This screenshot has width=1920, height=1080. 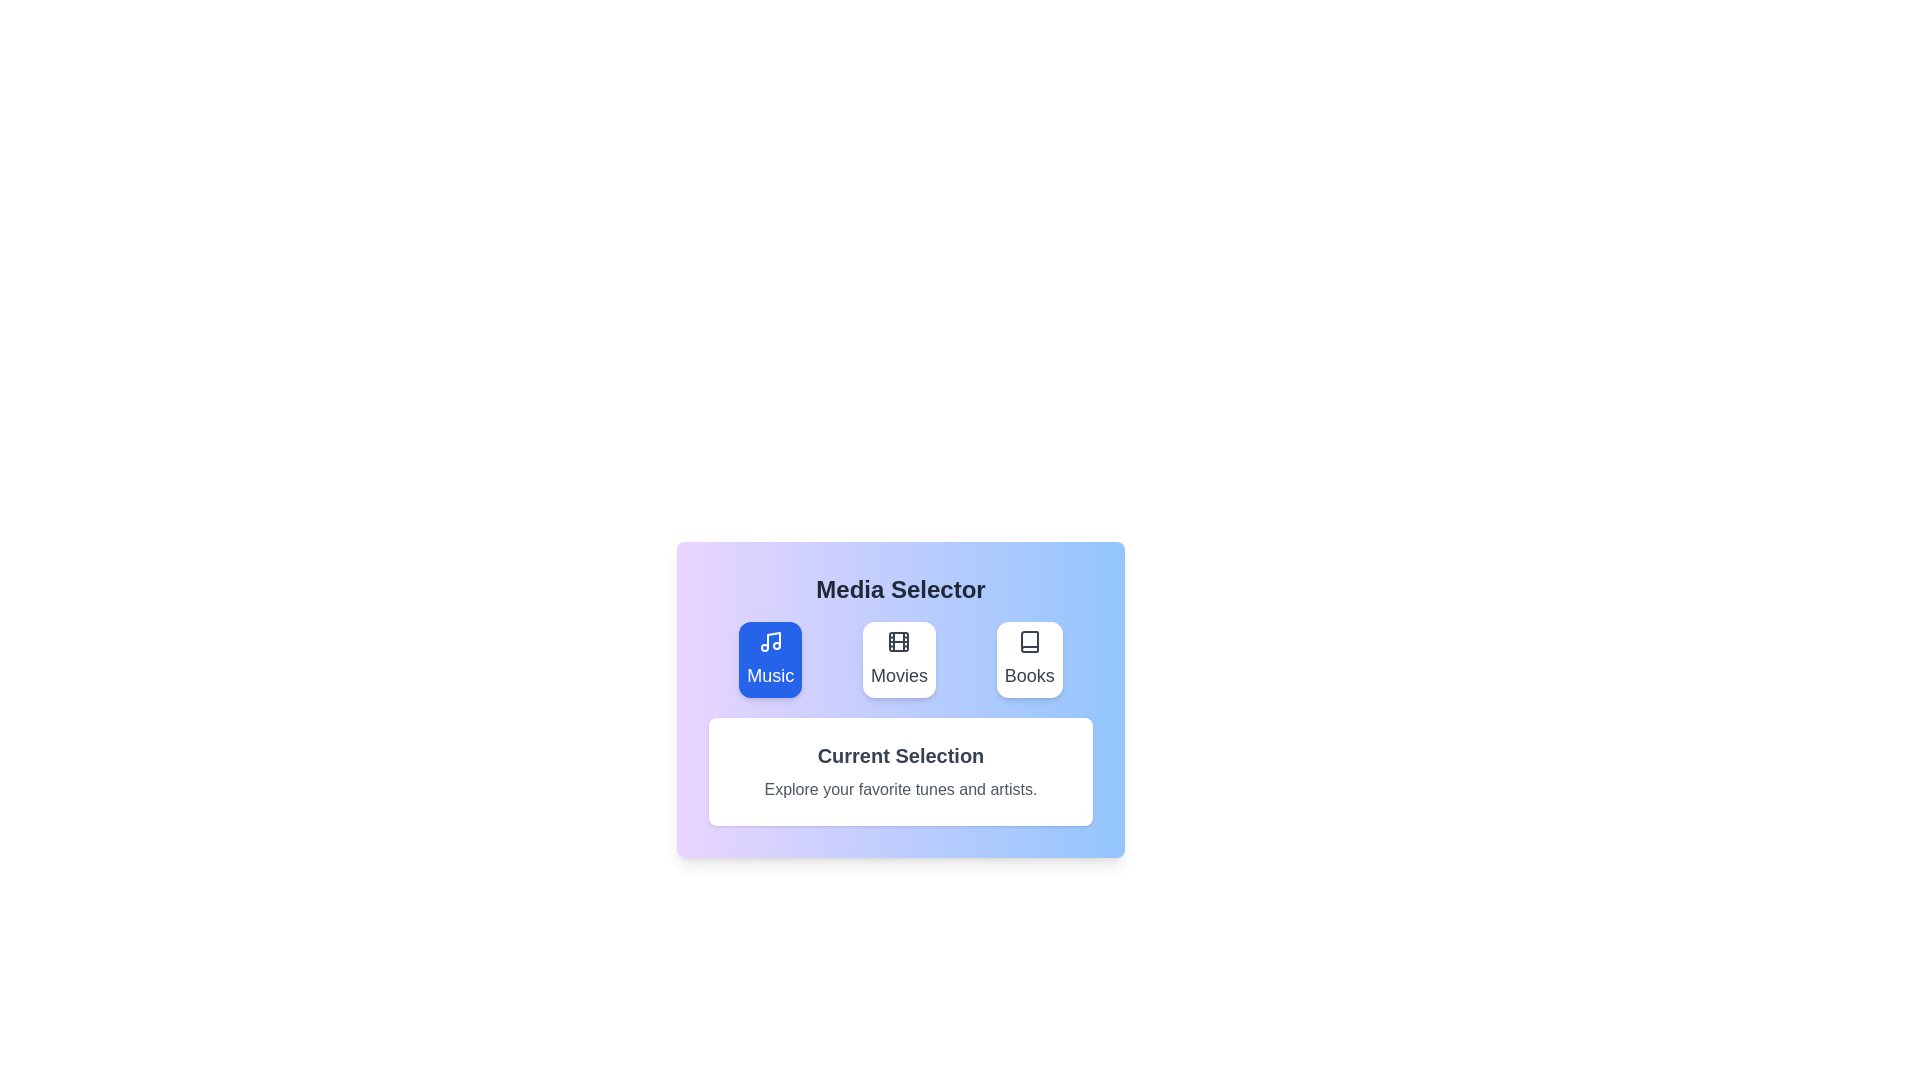 What do you see at coordinates (769, 641) in the screenshot?
I see `the musical note icon, which is part of the 'Music' button in the Media Selector group, depicted in bright white on a blue circular background` at bounding box center [769, 641].